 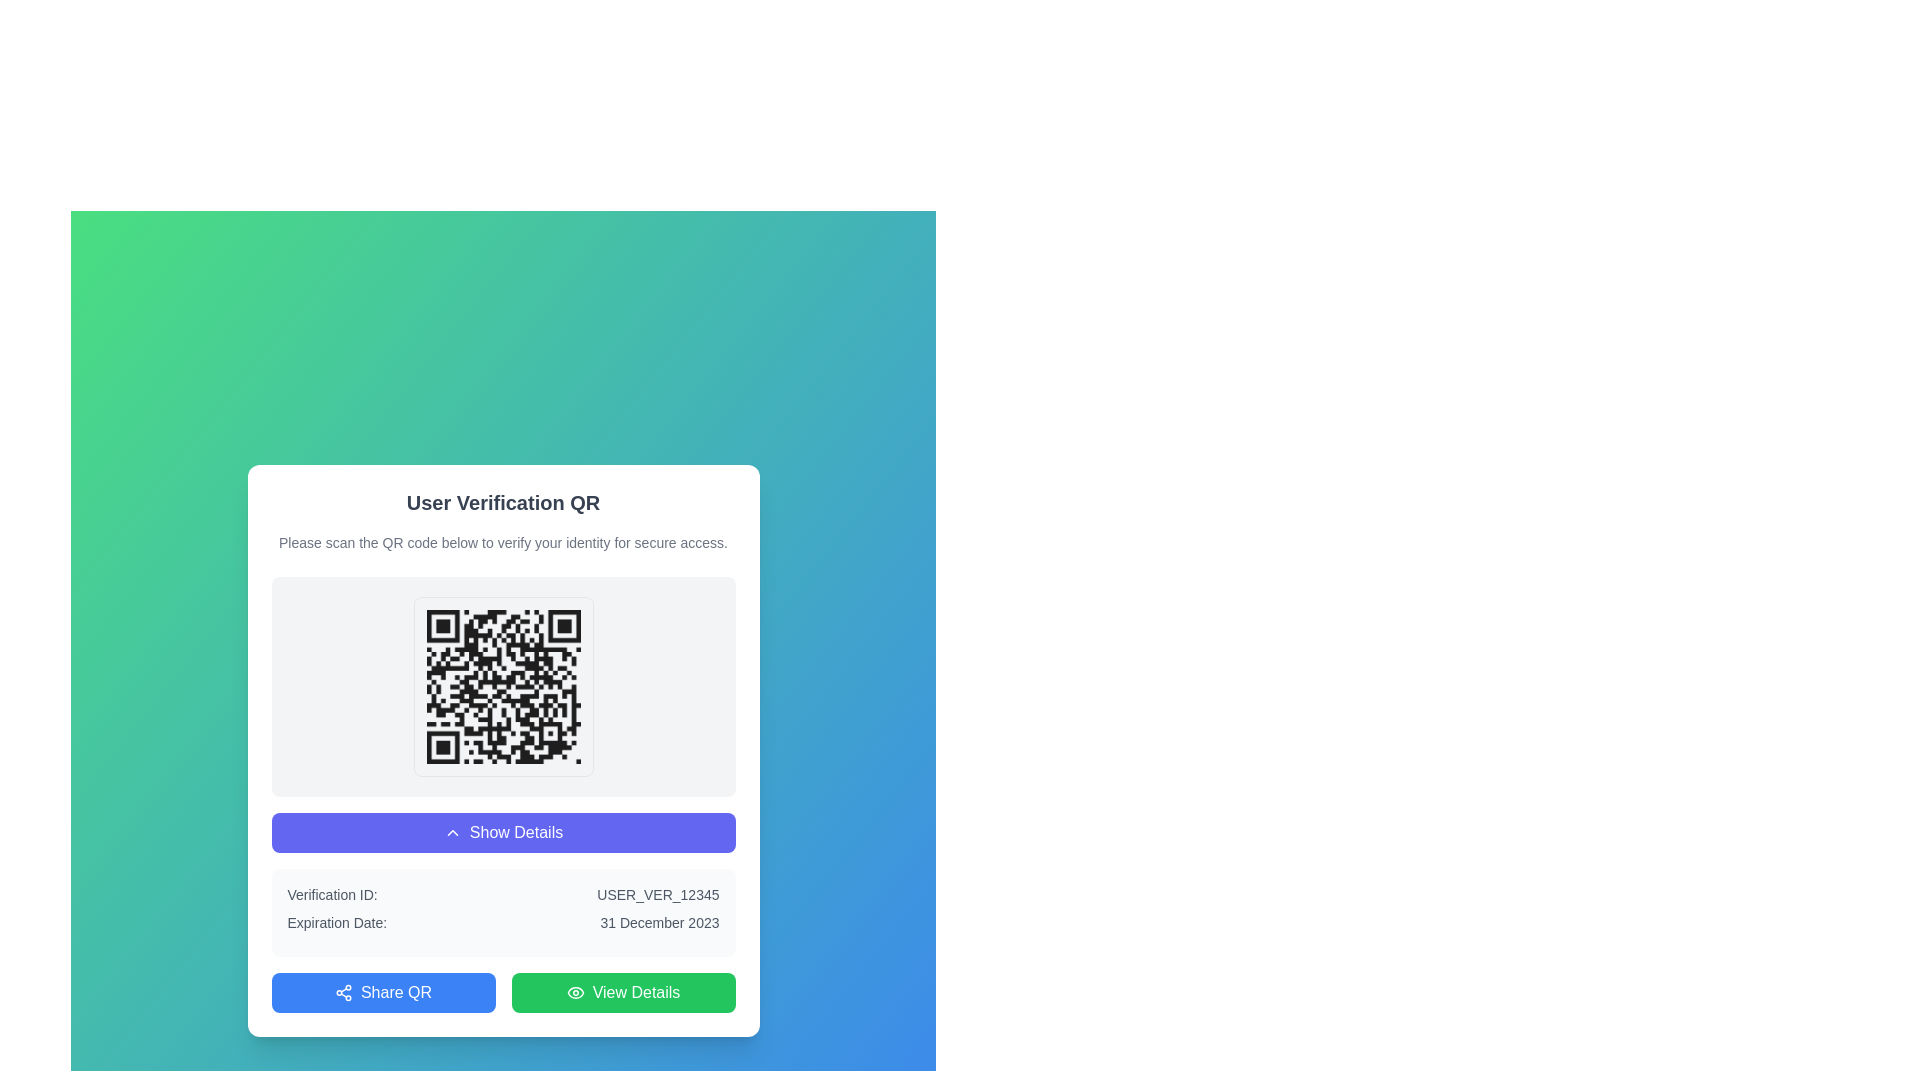 I want to click on the icon located to the left of the 'Show Details' button, which indicates that clicking the button will reveal more information, so click(x=451, y=833).